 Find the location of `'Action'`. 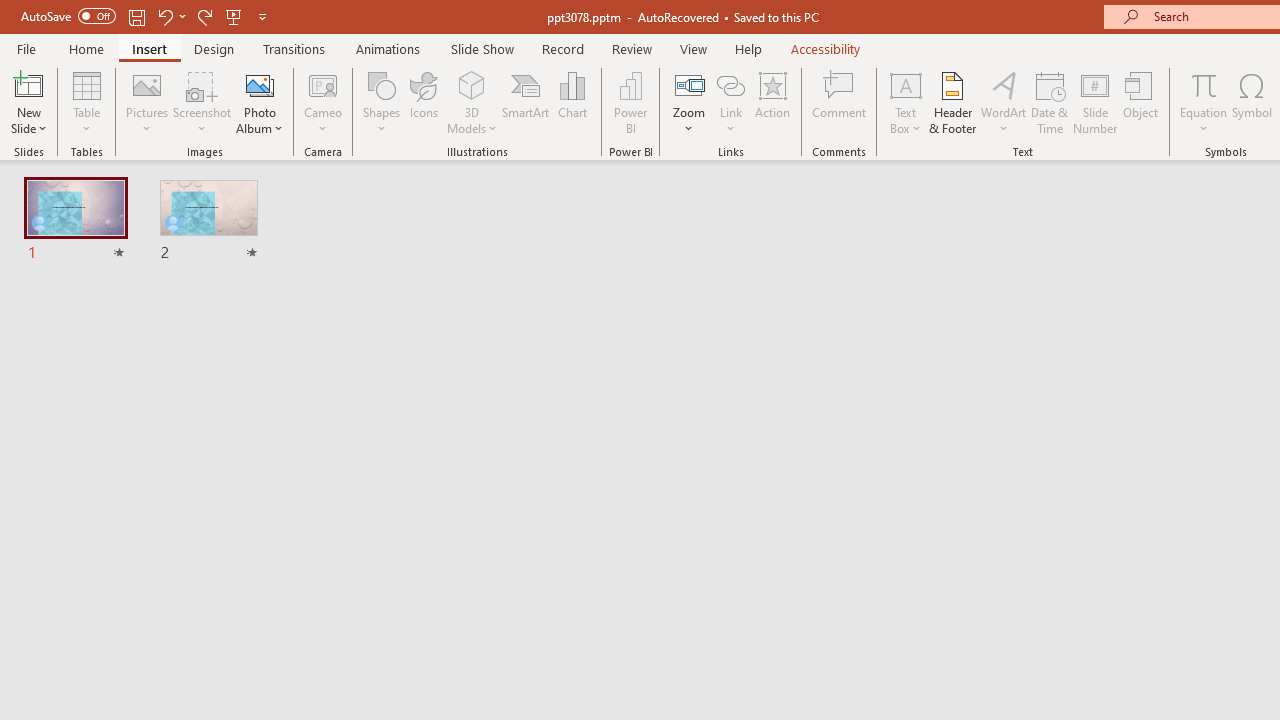

'Action' is located at coordinates (772, 103).